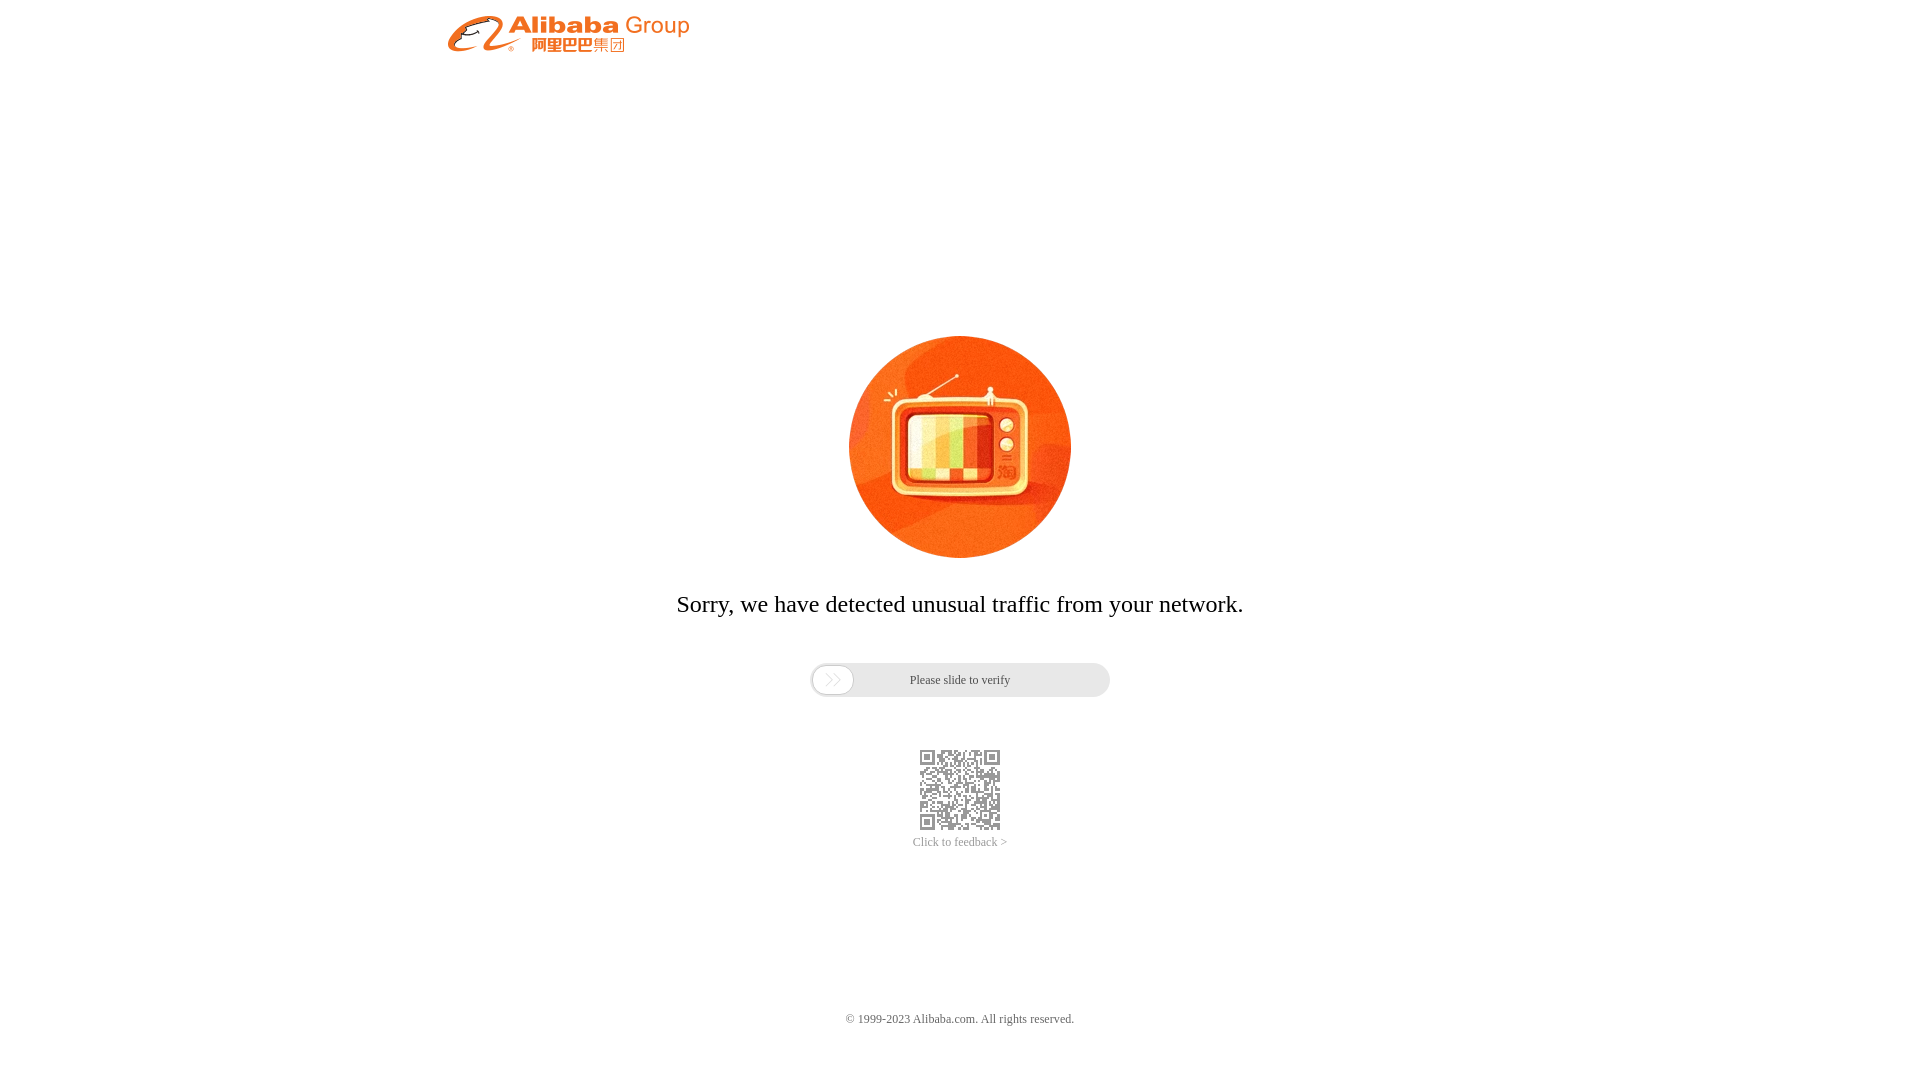  What do you see at coordinates (960, 842) in the screenshot?
I see `'Click to feedback >'` at bounding box center [960, 842].